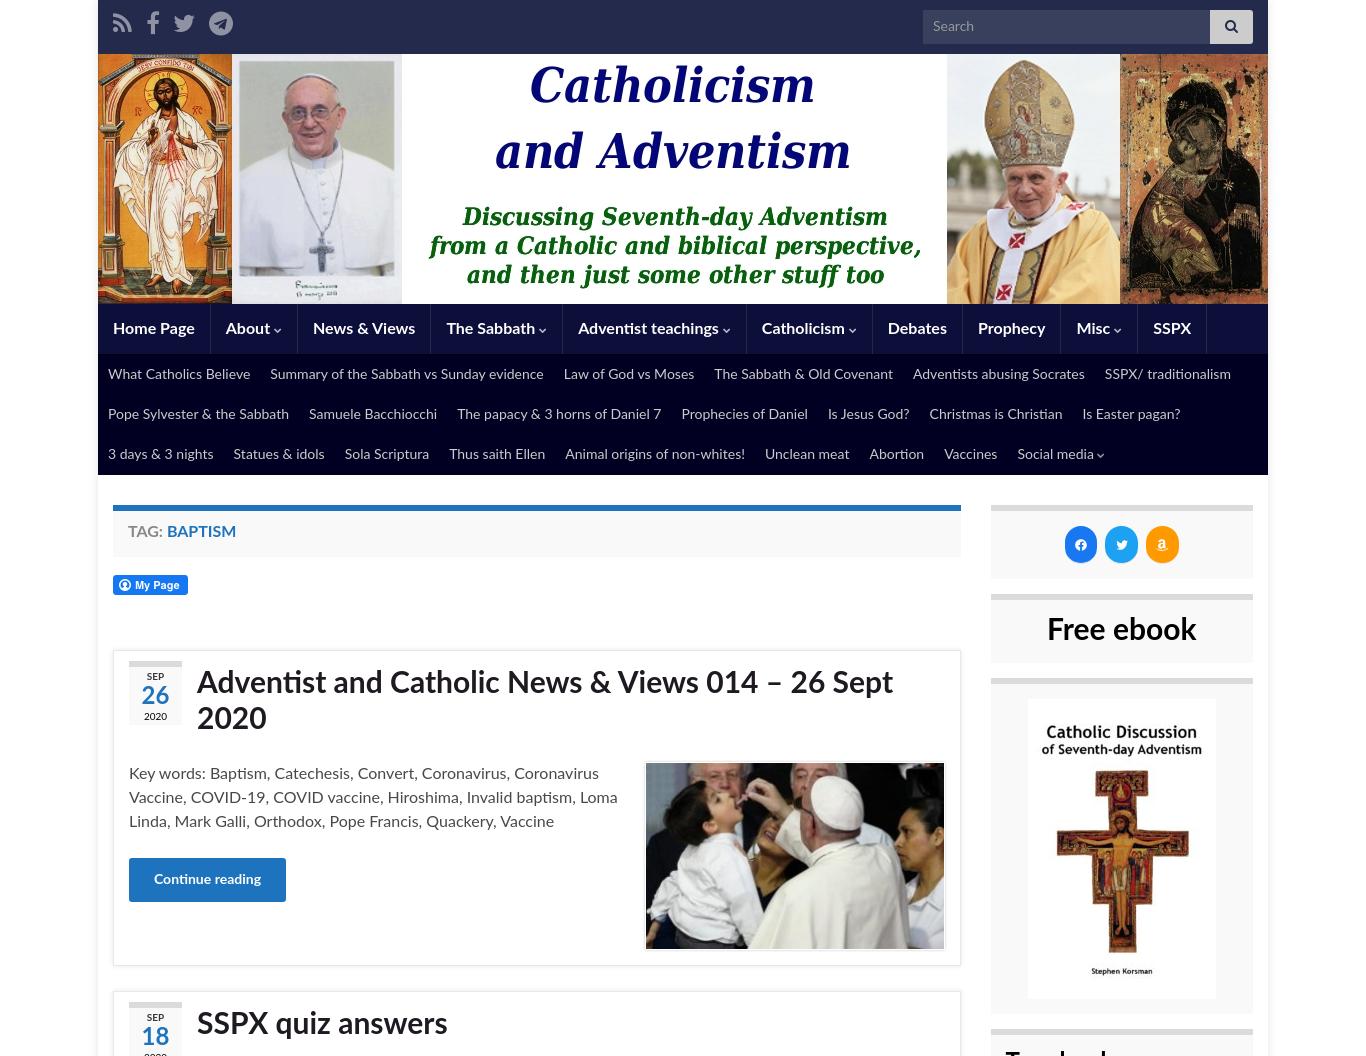  I want to click on 'Key words: Baptism, Catechesis, Convert, Coronavirus, Coronavirus Vaccine, COVID-19, COVID vaccine, Hiroshima, Invalid baptism, Loma Linda, Mark Galli, Orthodox, Pope Francis, Quackery, Vaccine', so click(372, 796).